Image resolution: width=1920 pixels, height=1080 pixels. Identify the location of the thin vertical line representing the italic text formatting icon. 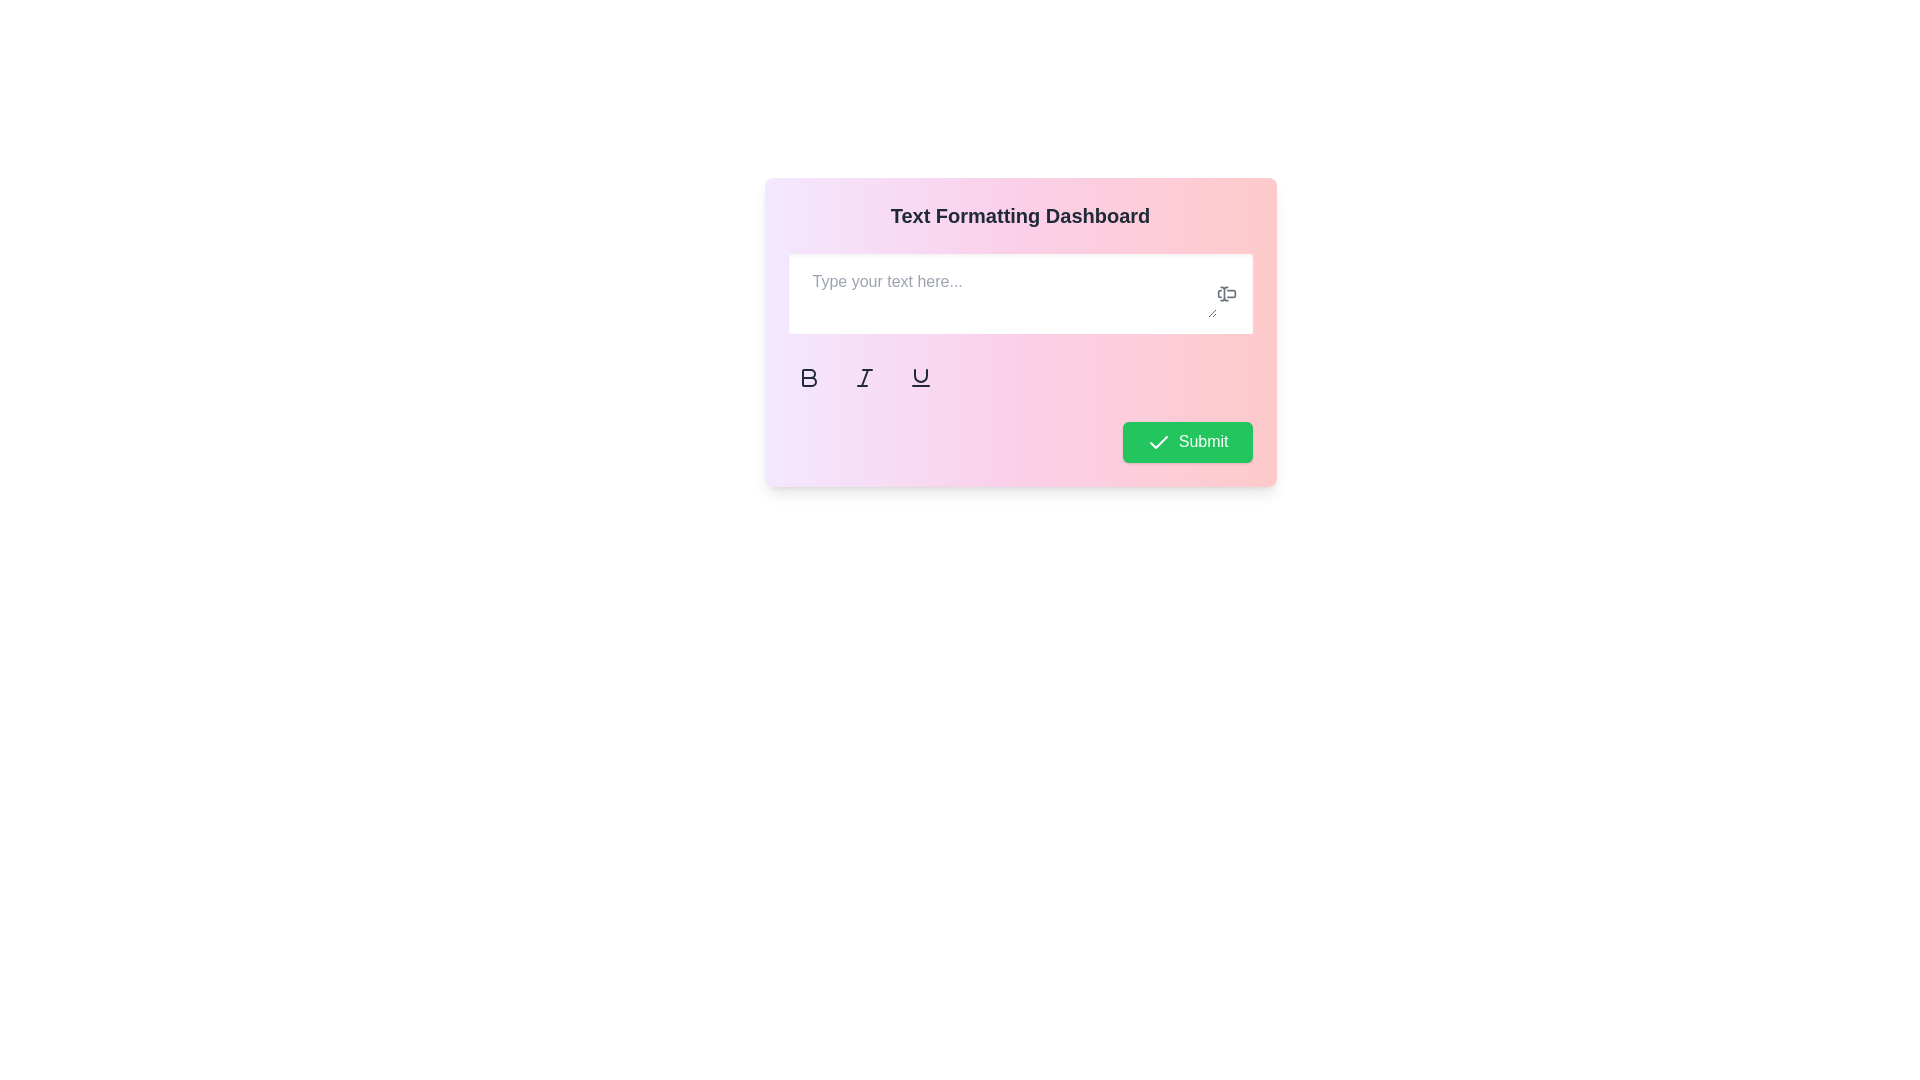
(864, 378).